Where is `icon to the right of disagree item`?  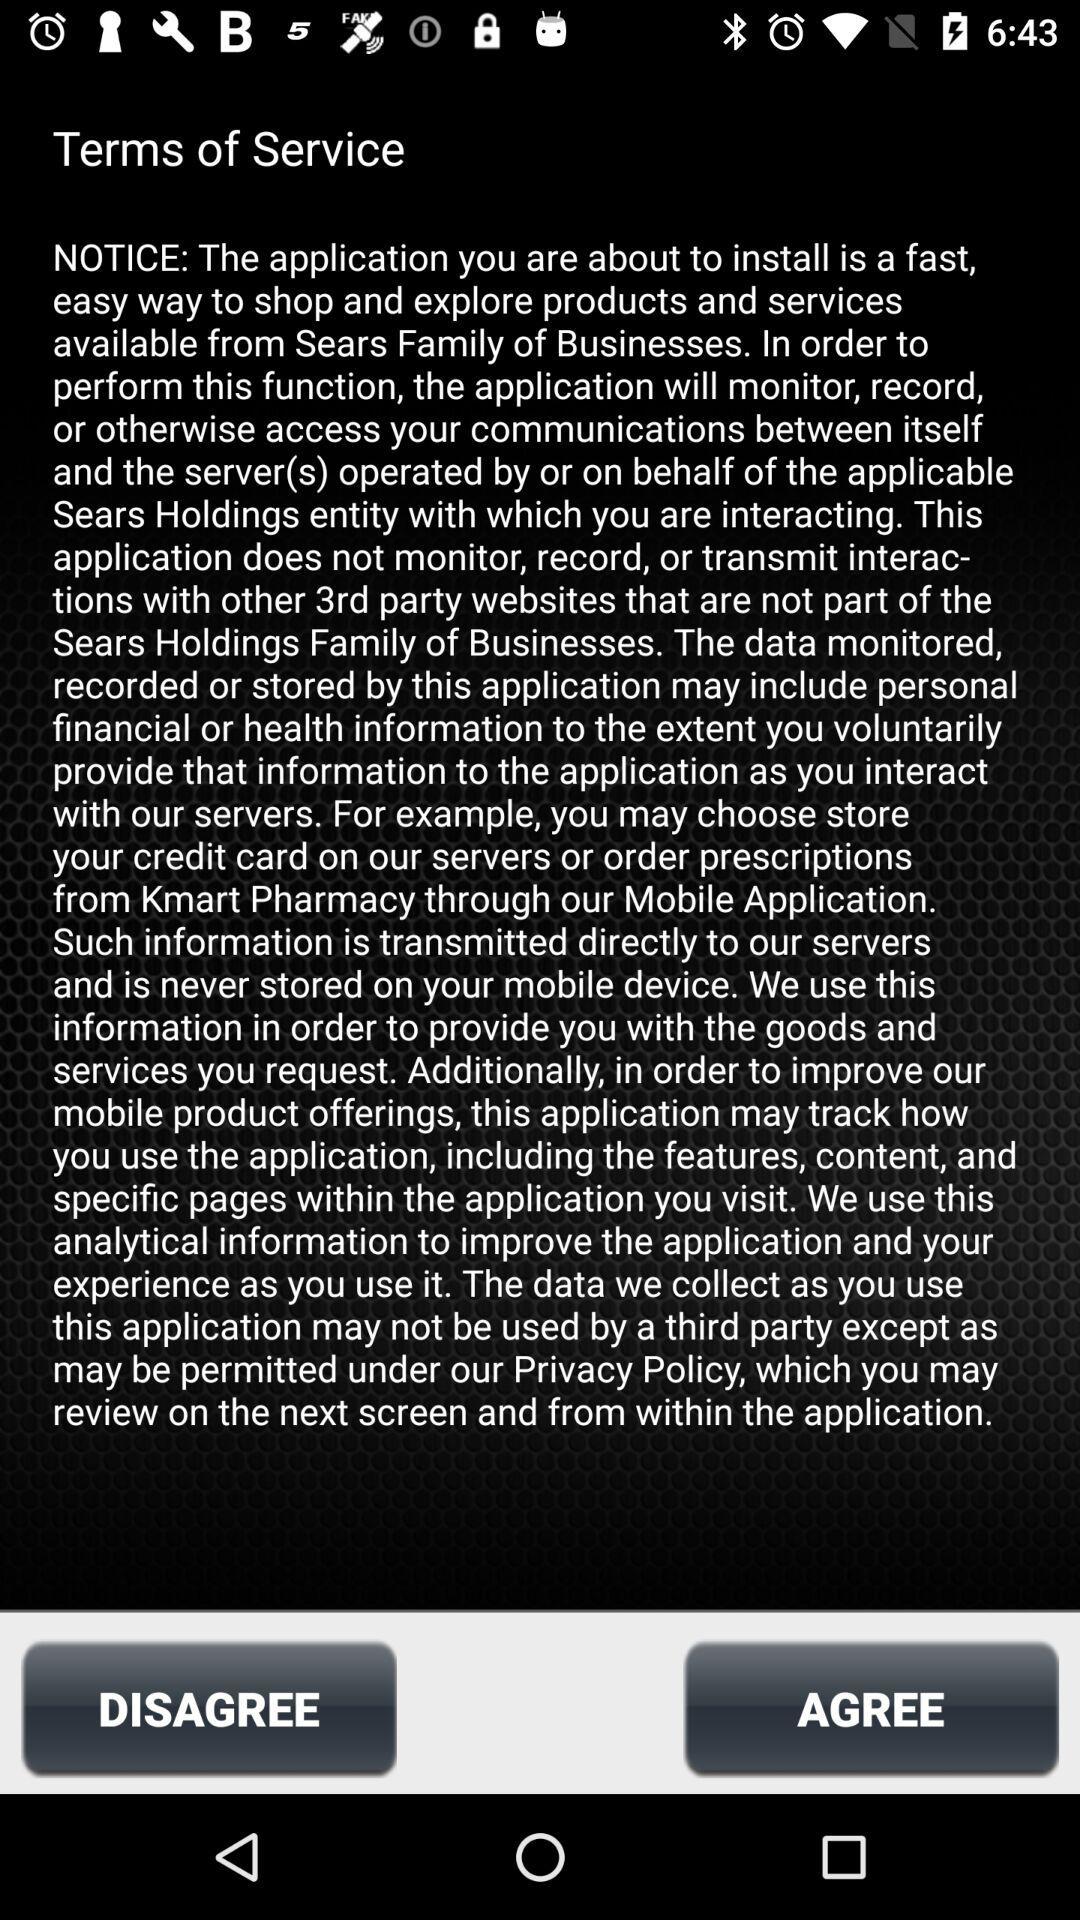
icon to the right of disagree item is located at coordinates (870, 1707).